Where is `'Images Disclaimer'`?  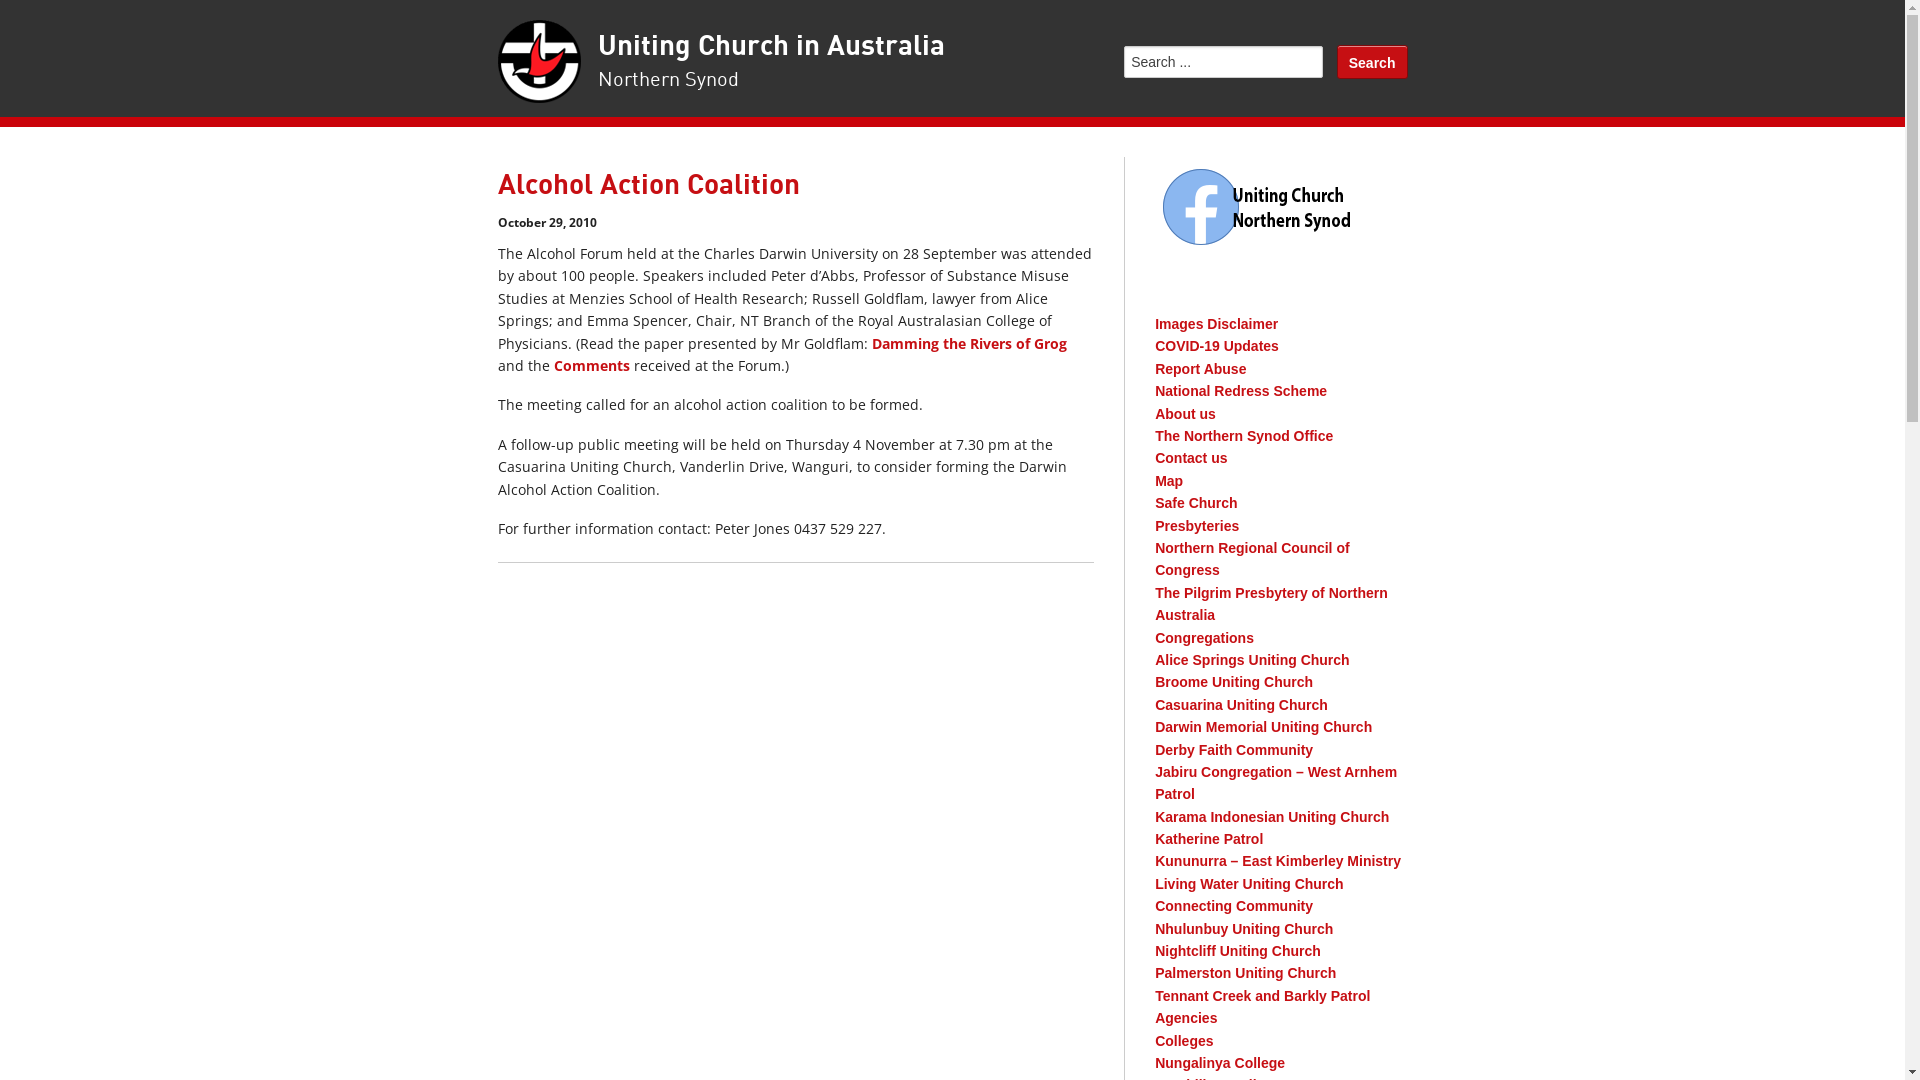
'Images Disclaimer' is located at coordinates (1215, 323).